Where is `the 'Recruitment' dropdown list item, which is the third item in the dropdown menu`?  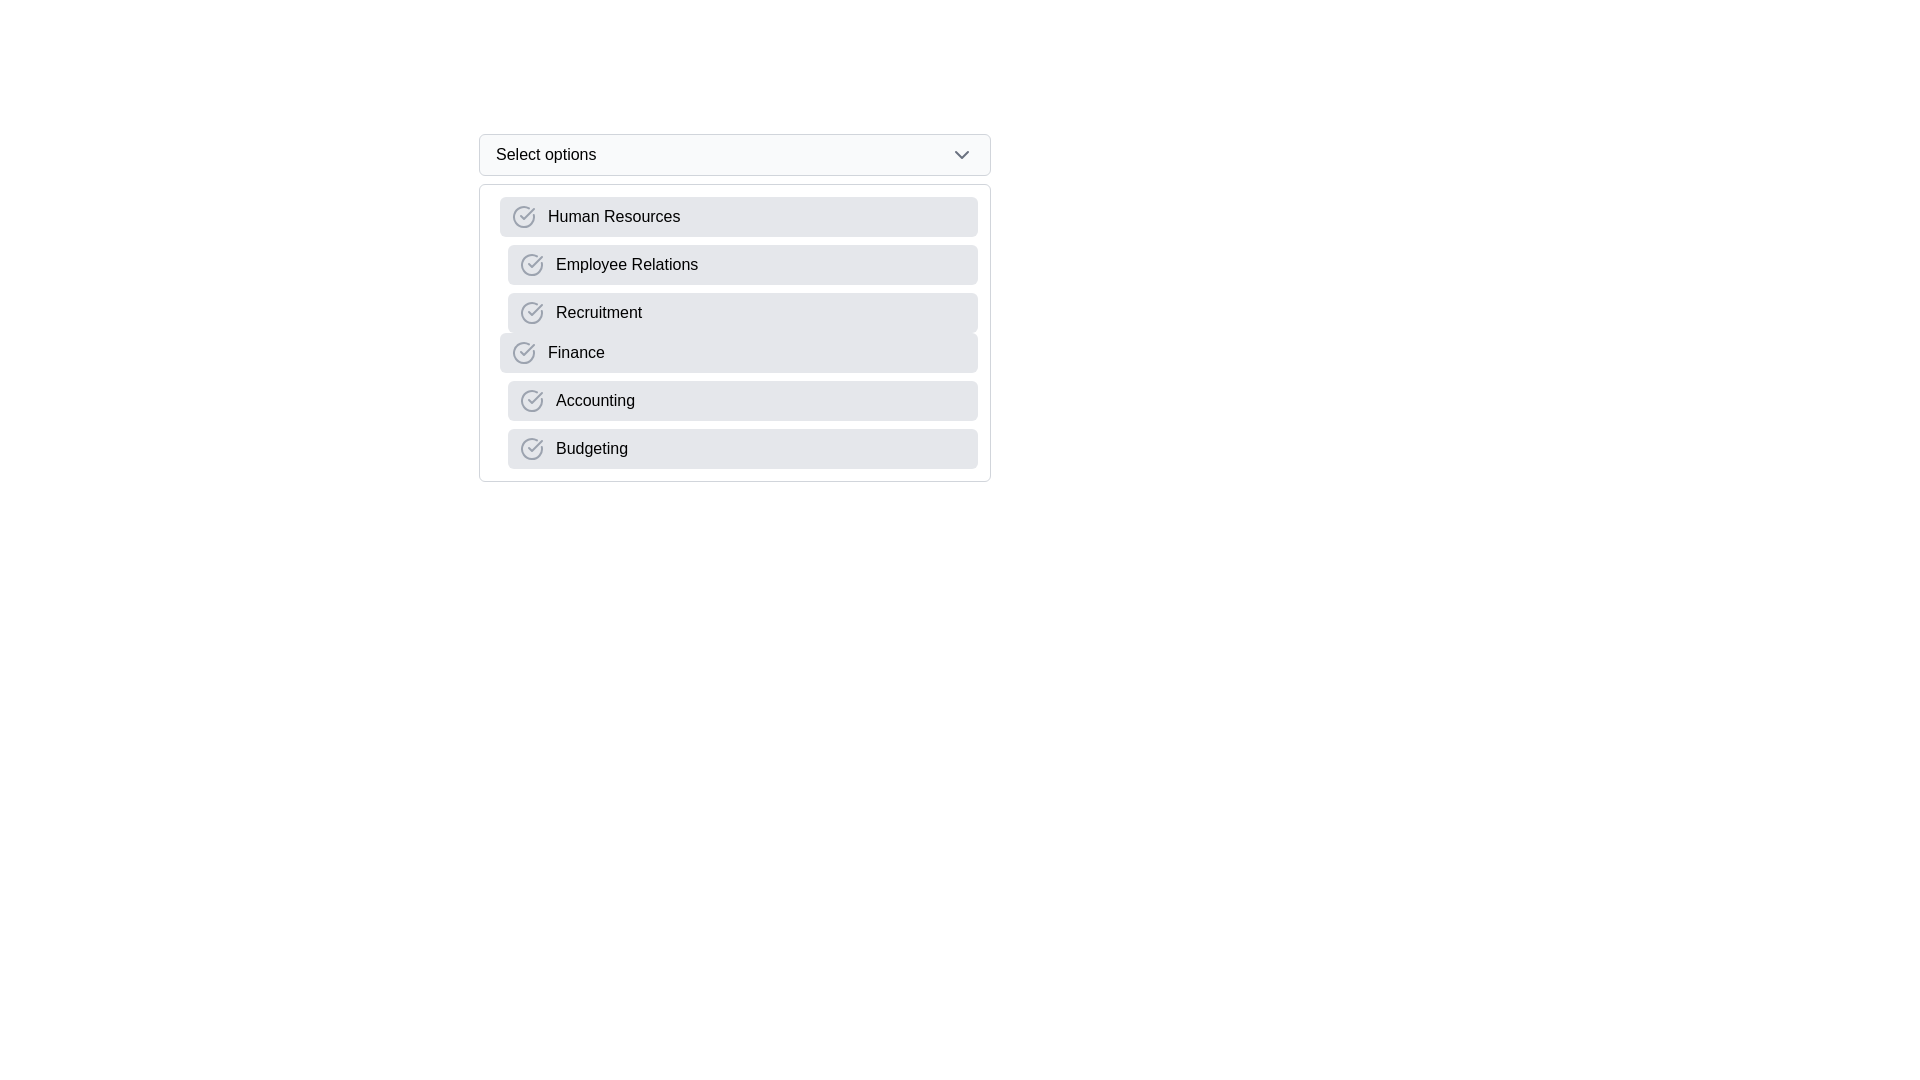
the 'Recruitment' dropdown list item, which is the third item in the dropdown menu is located at coordinates (733, 308).